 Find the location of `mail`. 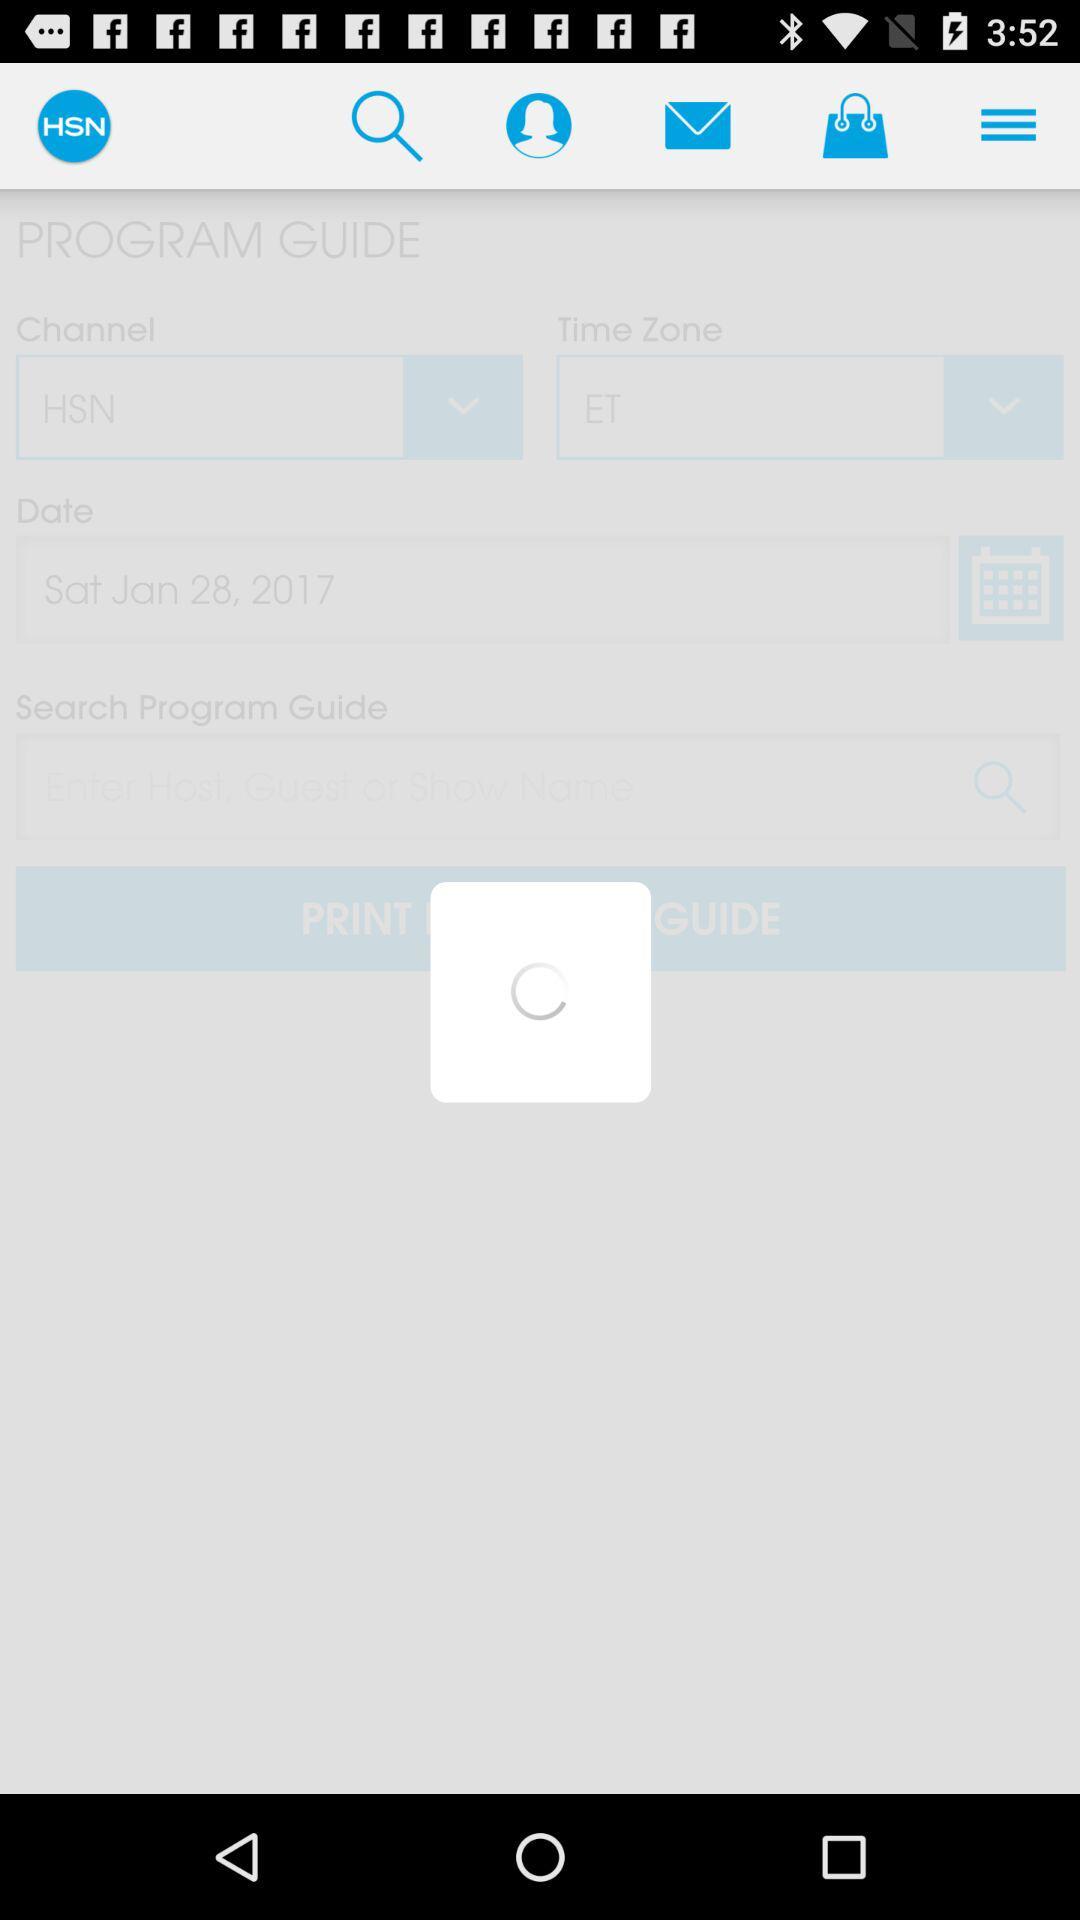

mail is located at coordinates (696, 124).